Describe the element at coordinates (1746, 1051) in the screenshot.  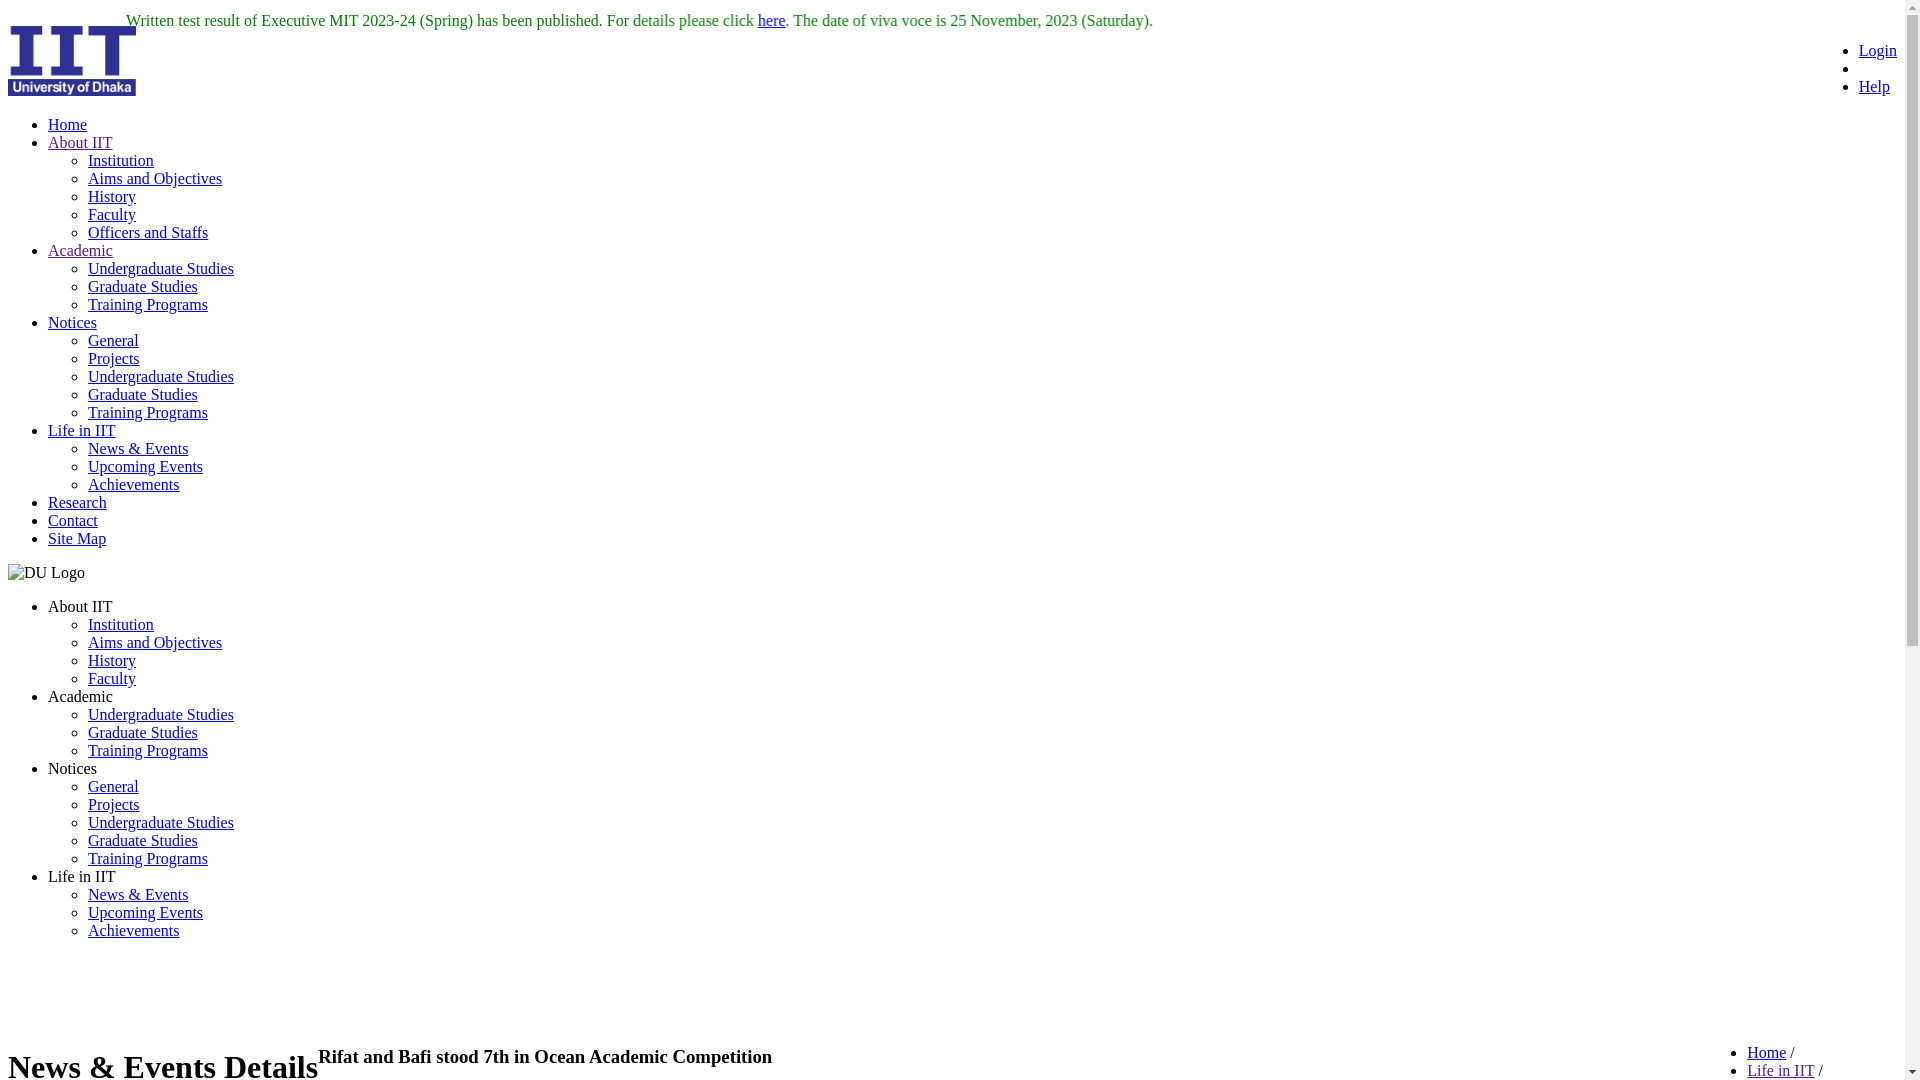
I see `'Home'` at that location.